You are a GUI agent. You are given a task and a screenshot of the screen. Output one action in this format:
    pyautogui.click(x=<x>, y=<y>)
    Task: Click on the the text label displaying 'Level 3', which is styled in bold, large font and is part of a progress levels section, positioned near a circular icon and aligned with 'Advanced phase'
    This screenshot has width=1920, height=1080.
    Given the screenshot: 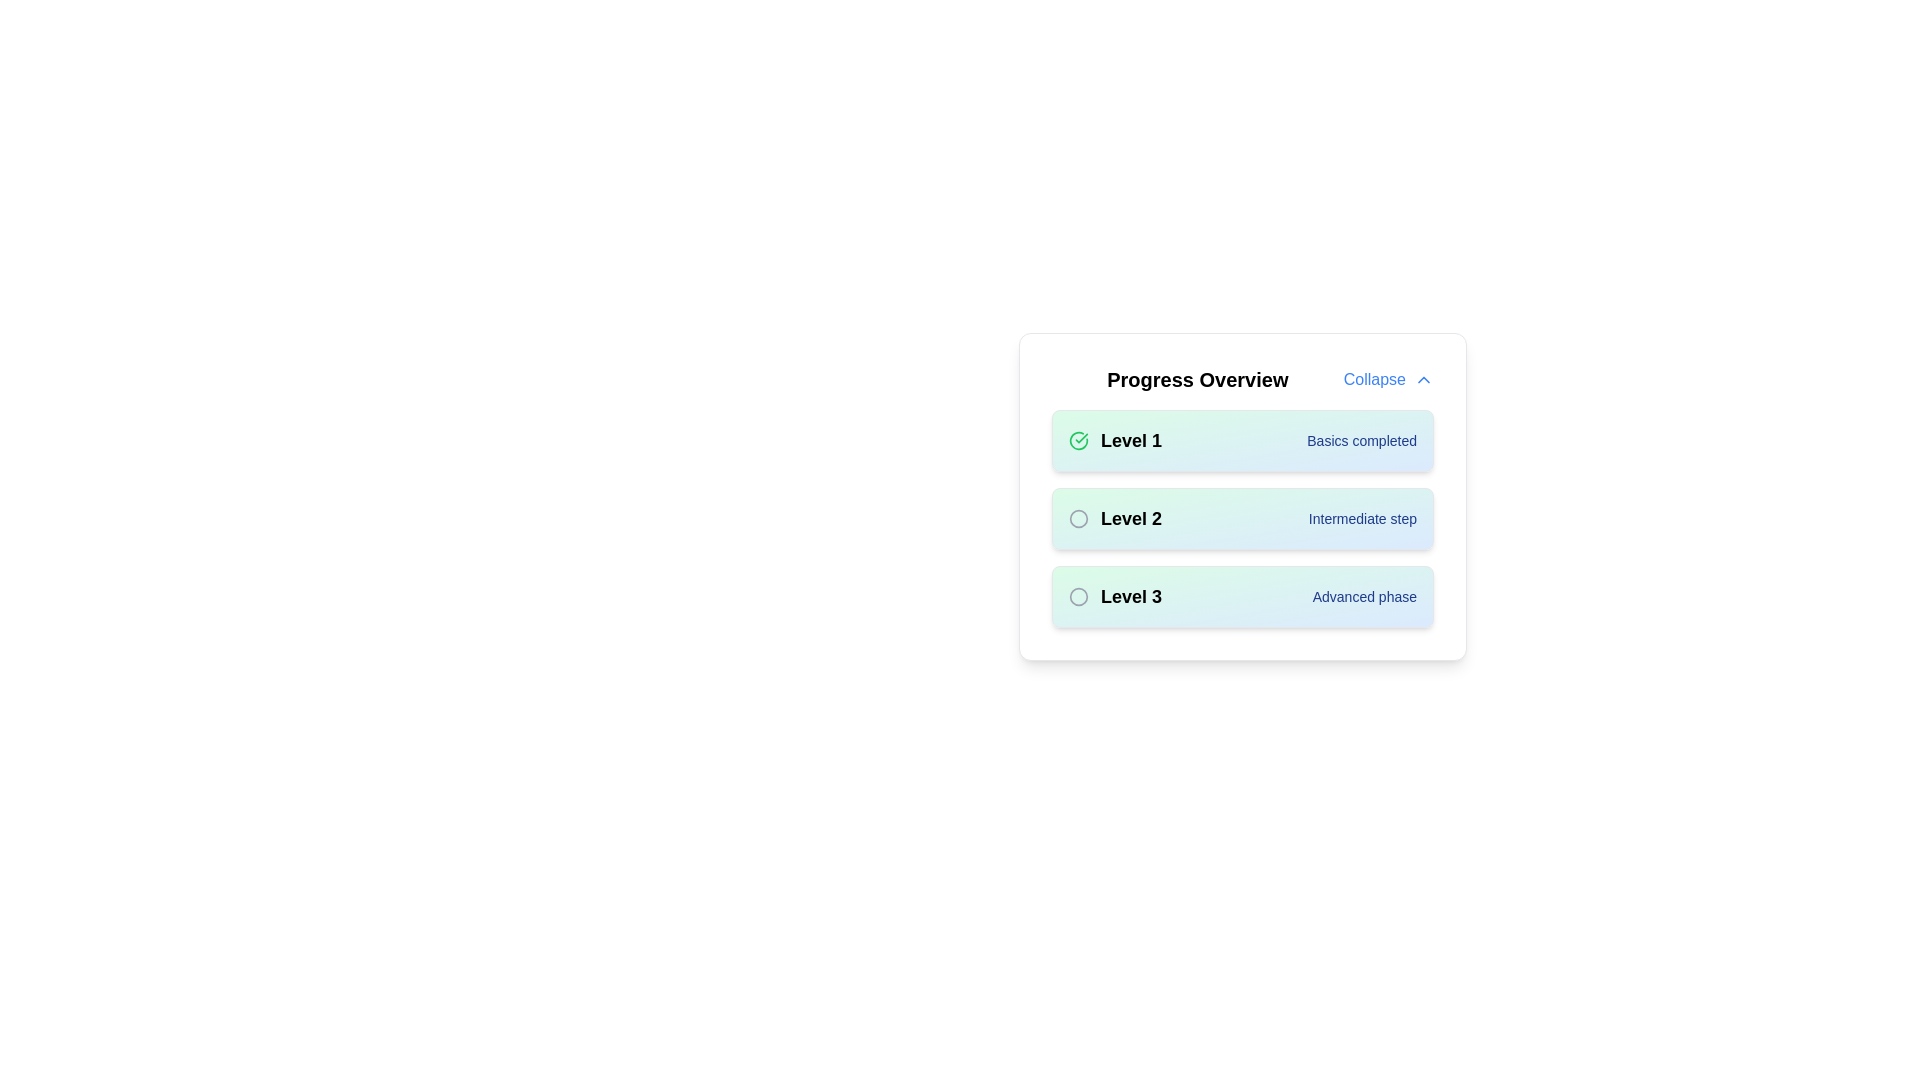 What is the action you would take?
    pyautogui.click(x=1131, y=596)
    